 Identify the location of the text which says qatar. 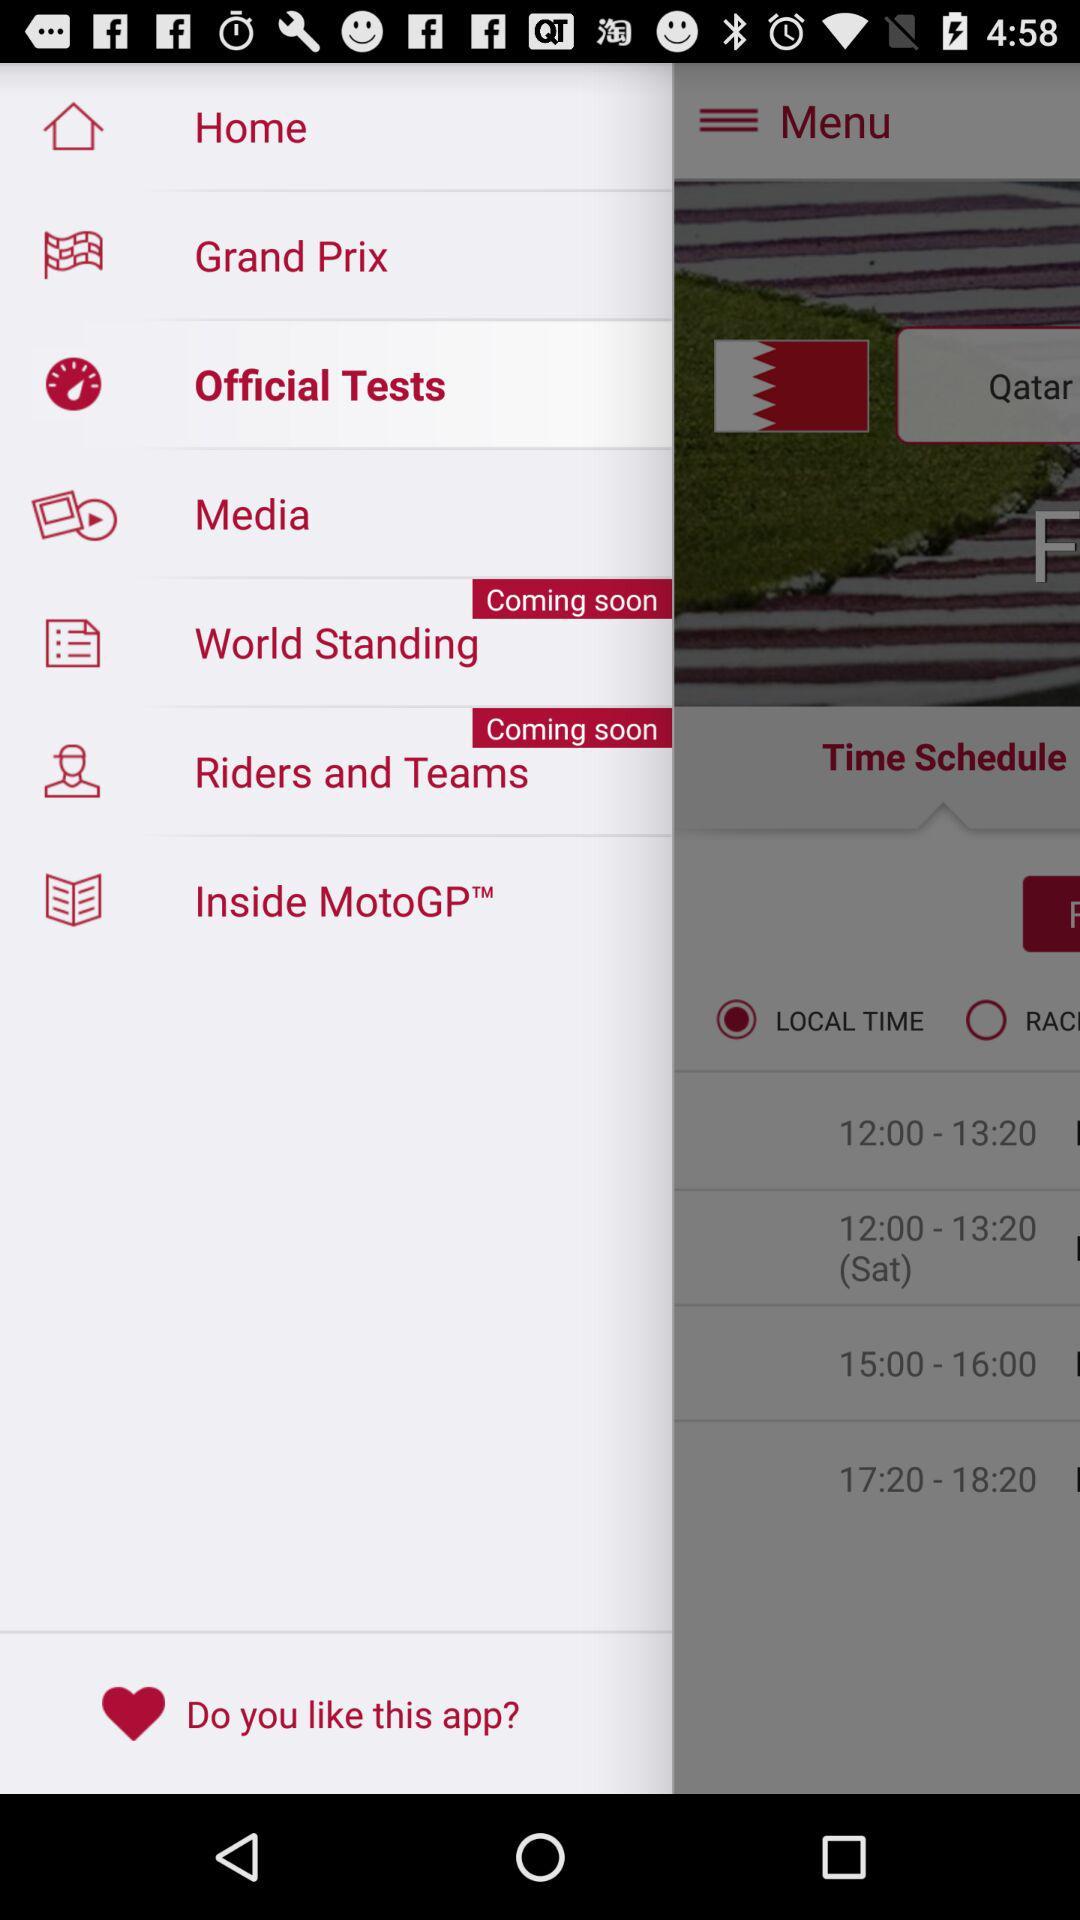
(334, 384).